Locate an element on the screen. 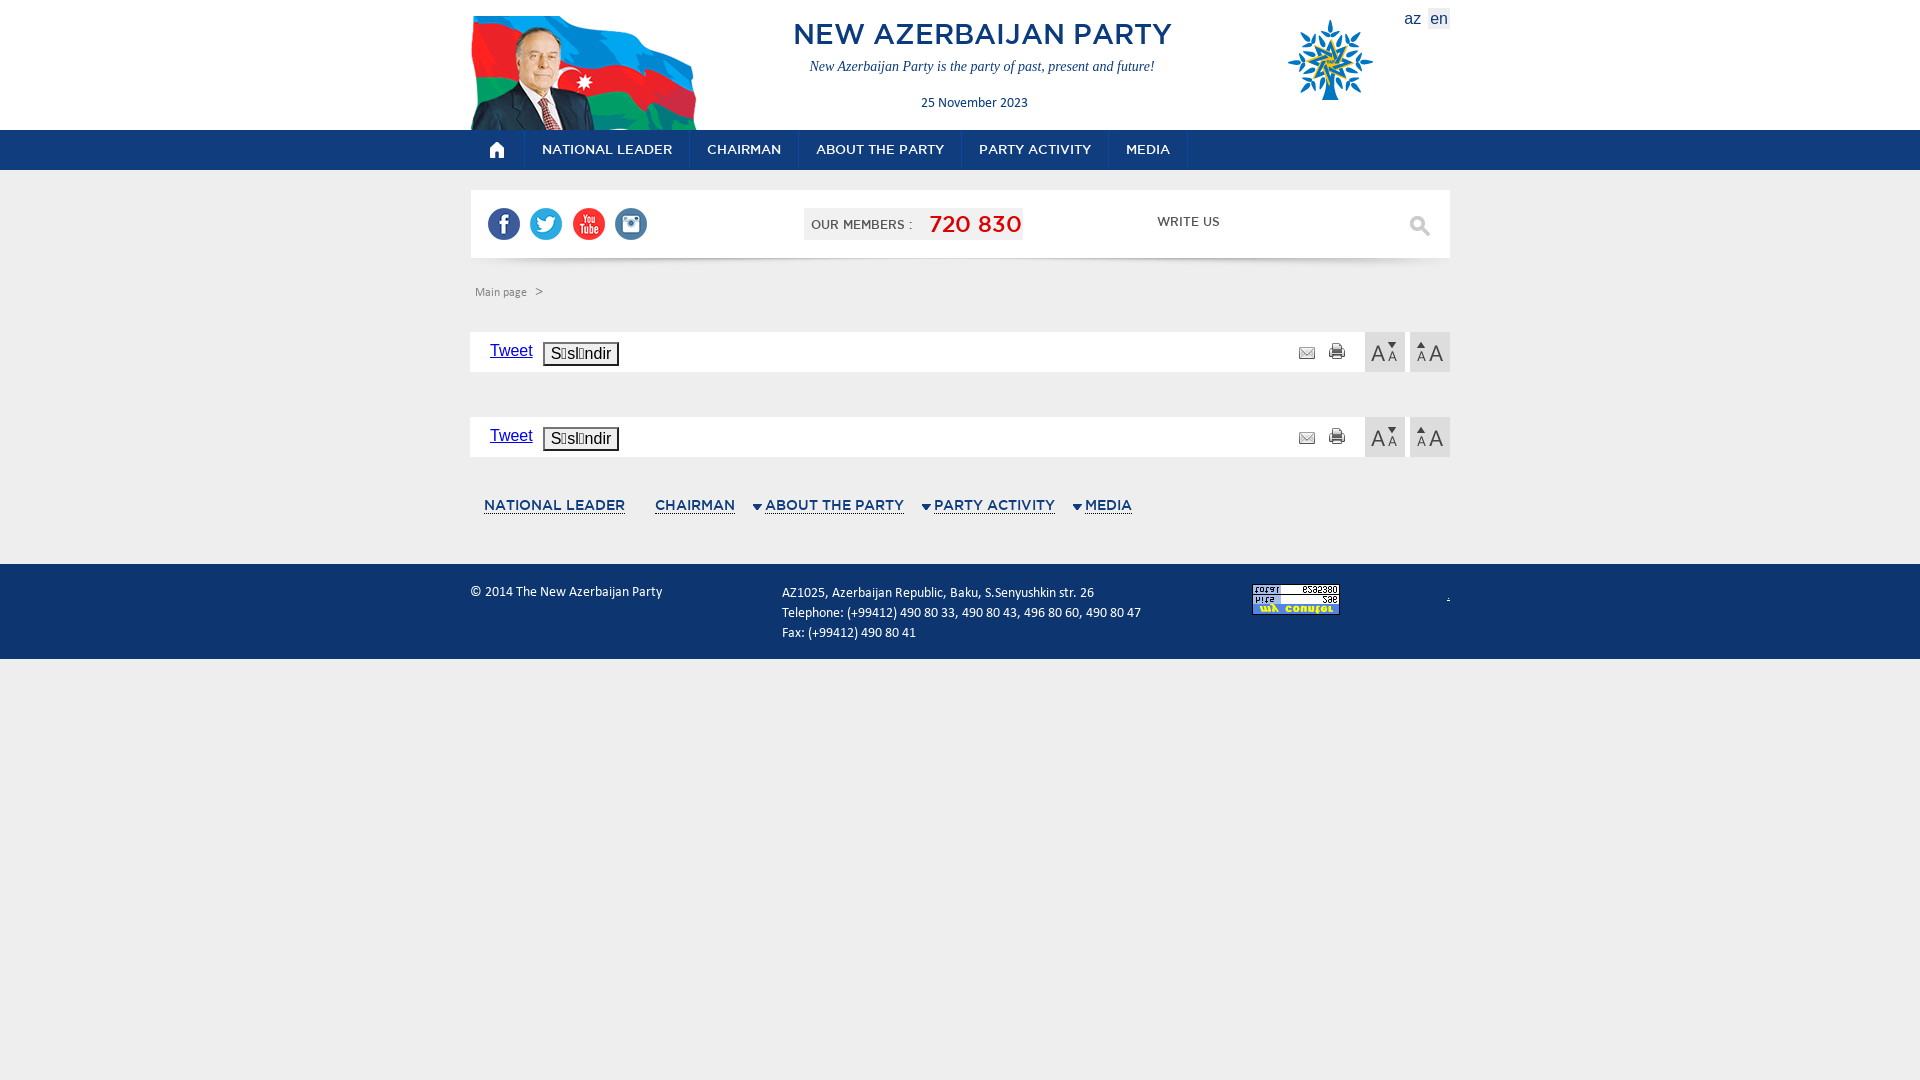 The image size is (1920, 1080). 'print' is located at coordinates (1337, 437).